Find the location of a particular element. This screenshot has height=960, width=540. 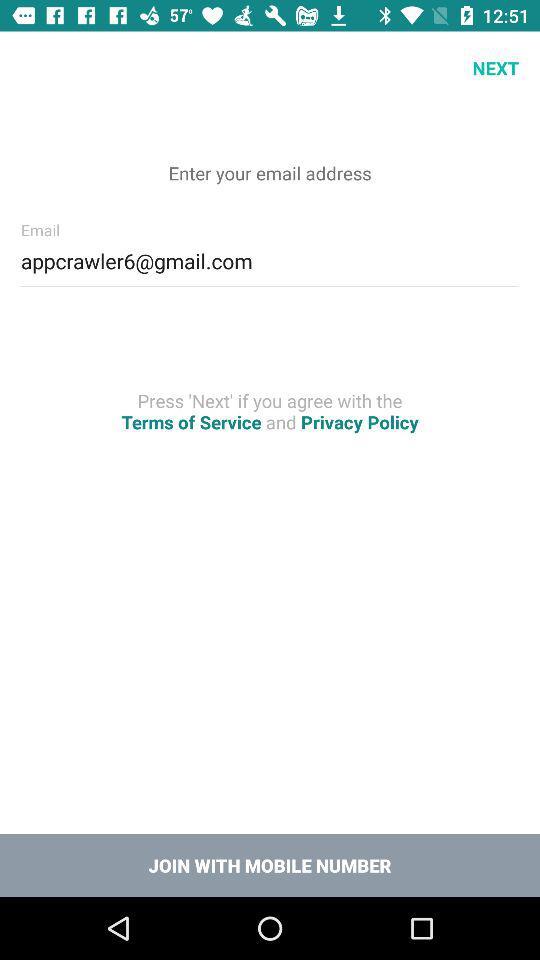

the item below the press next if is located at coordinates (270, 864).